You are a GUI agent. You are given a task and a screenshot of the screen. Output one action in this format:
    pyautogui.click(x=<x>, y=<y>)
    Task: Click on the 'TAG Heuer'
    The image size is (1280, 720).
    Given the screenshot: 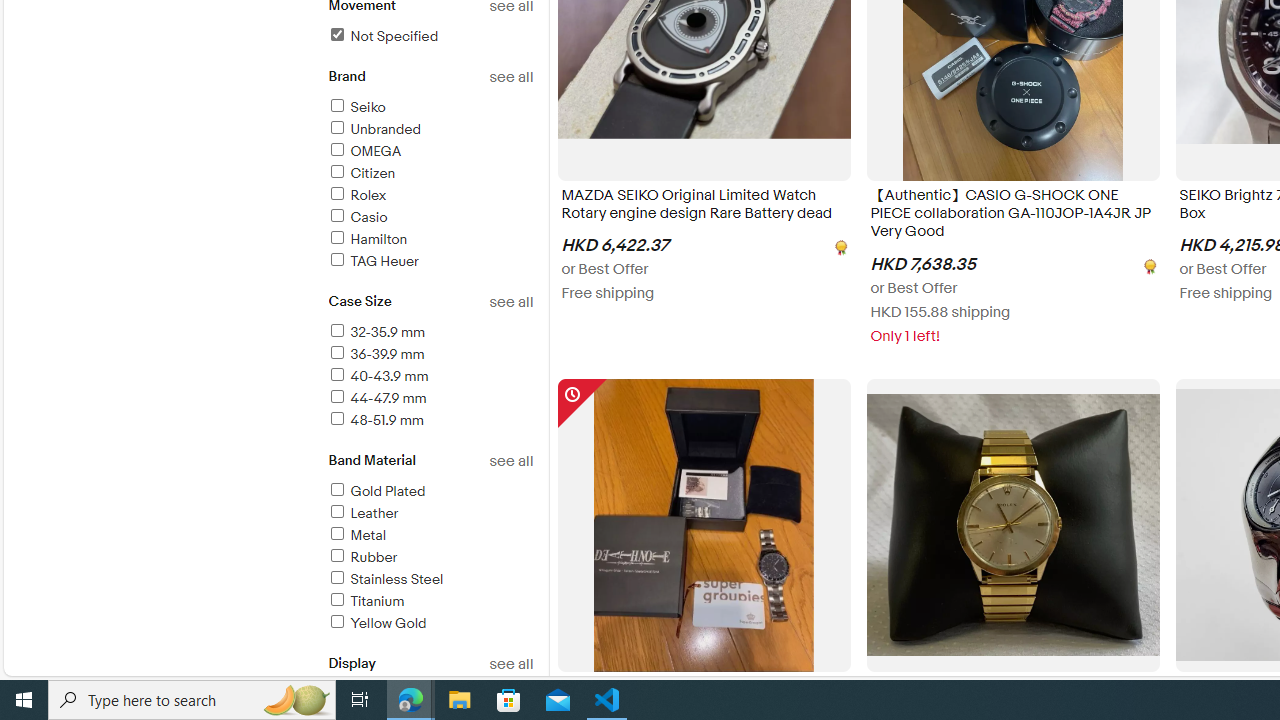 What is the action you would take?
    pyautogui.click(x=429, y=261)
    